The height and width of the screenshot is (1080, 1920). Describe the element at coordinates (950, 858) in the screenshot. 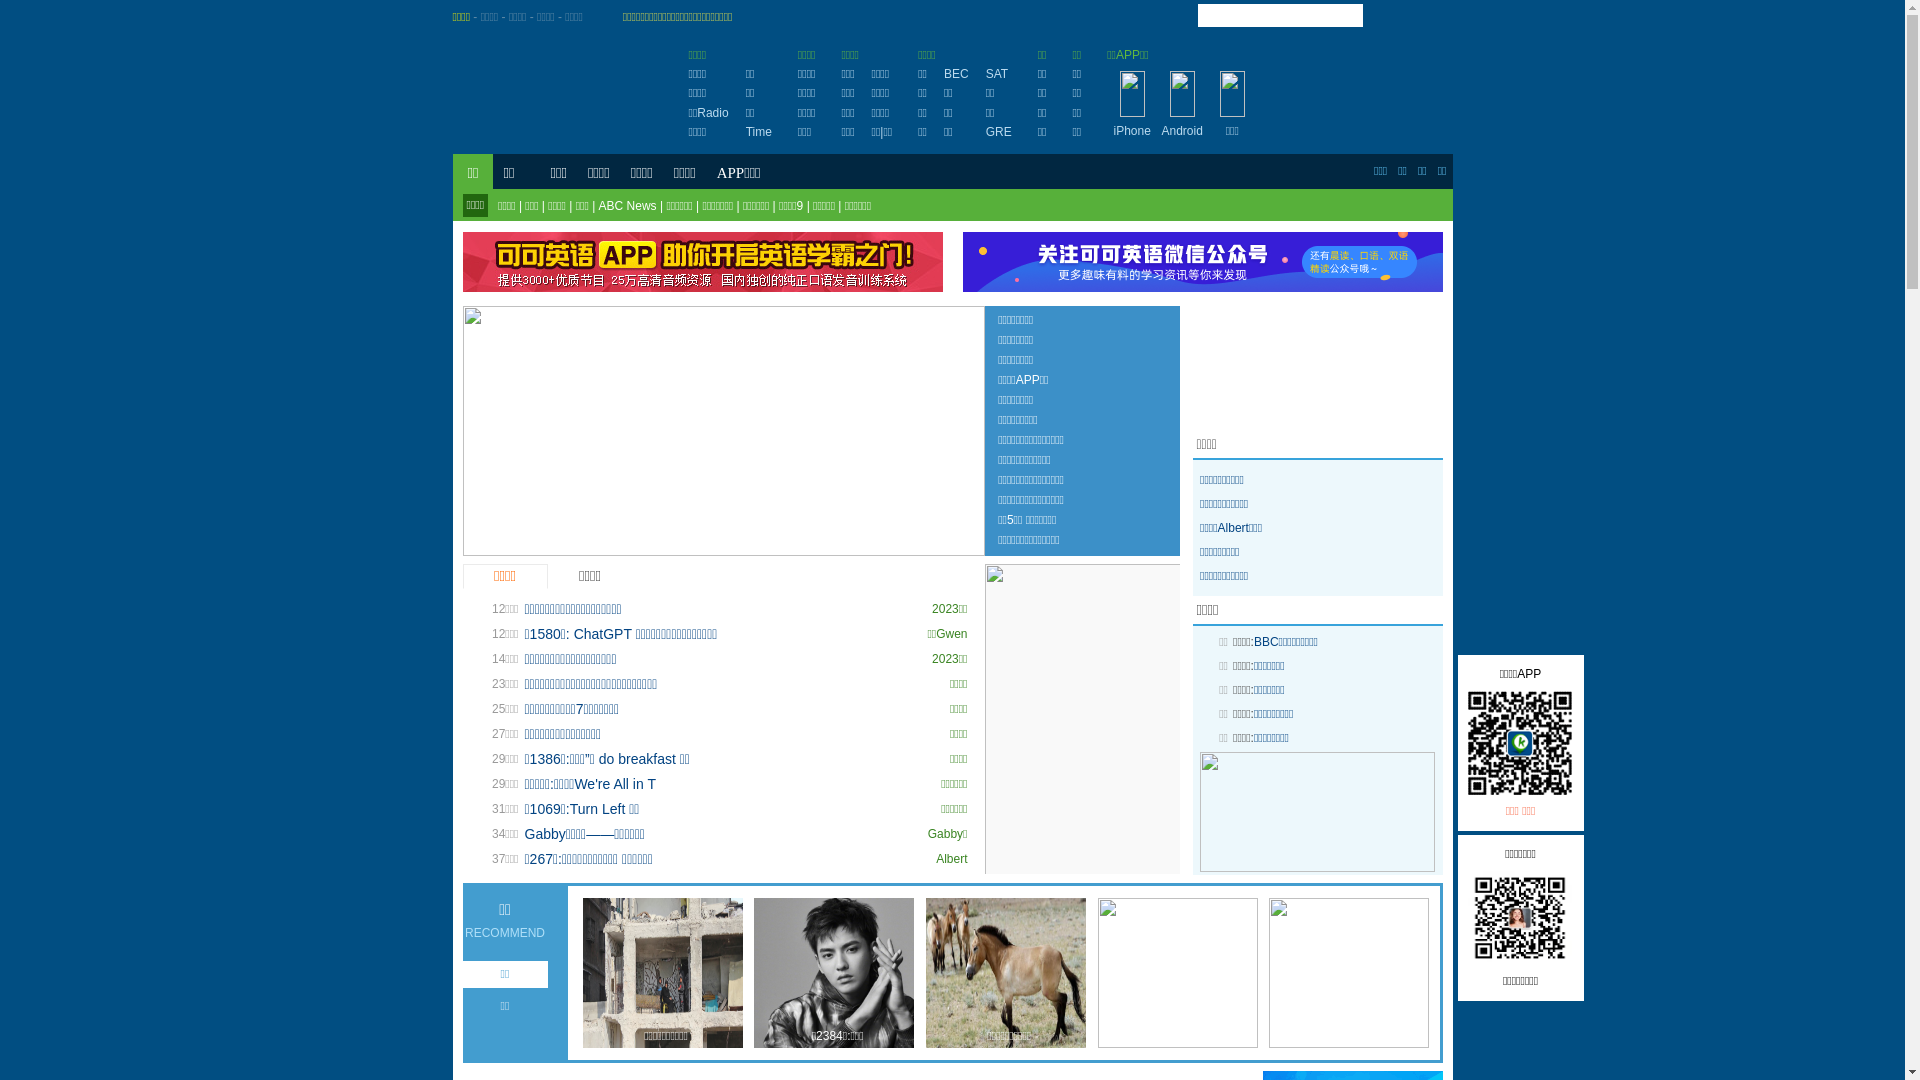

I see `'Albert'` at that location.